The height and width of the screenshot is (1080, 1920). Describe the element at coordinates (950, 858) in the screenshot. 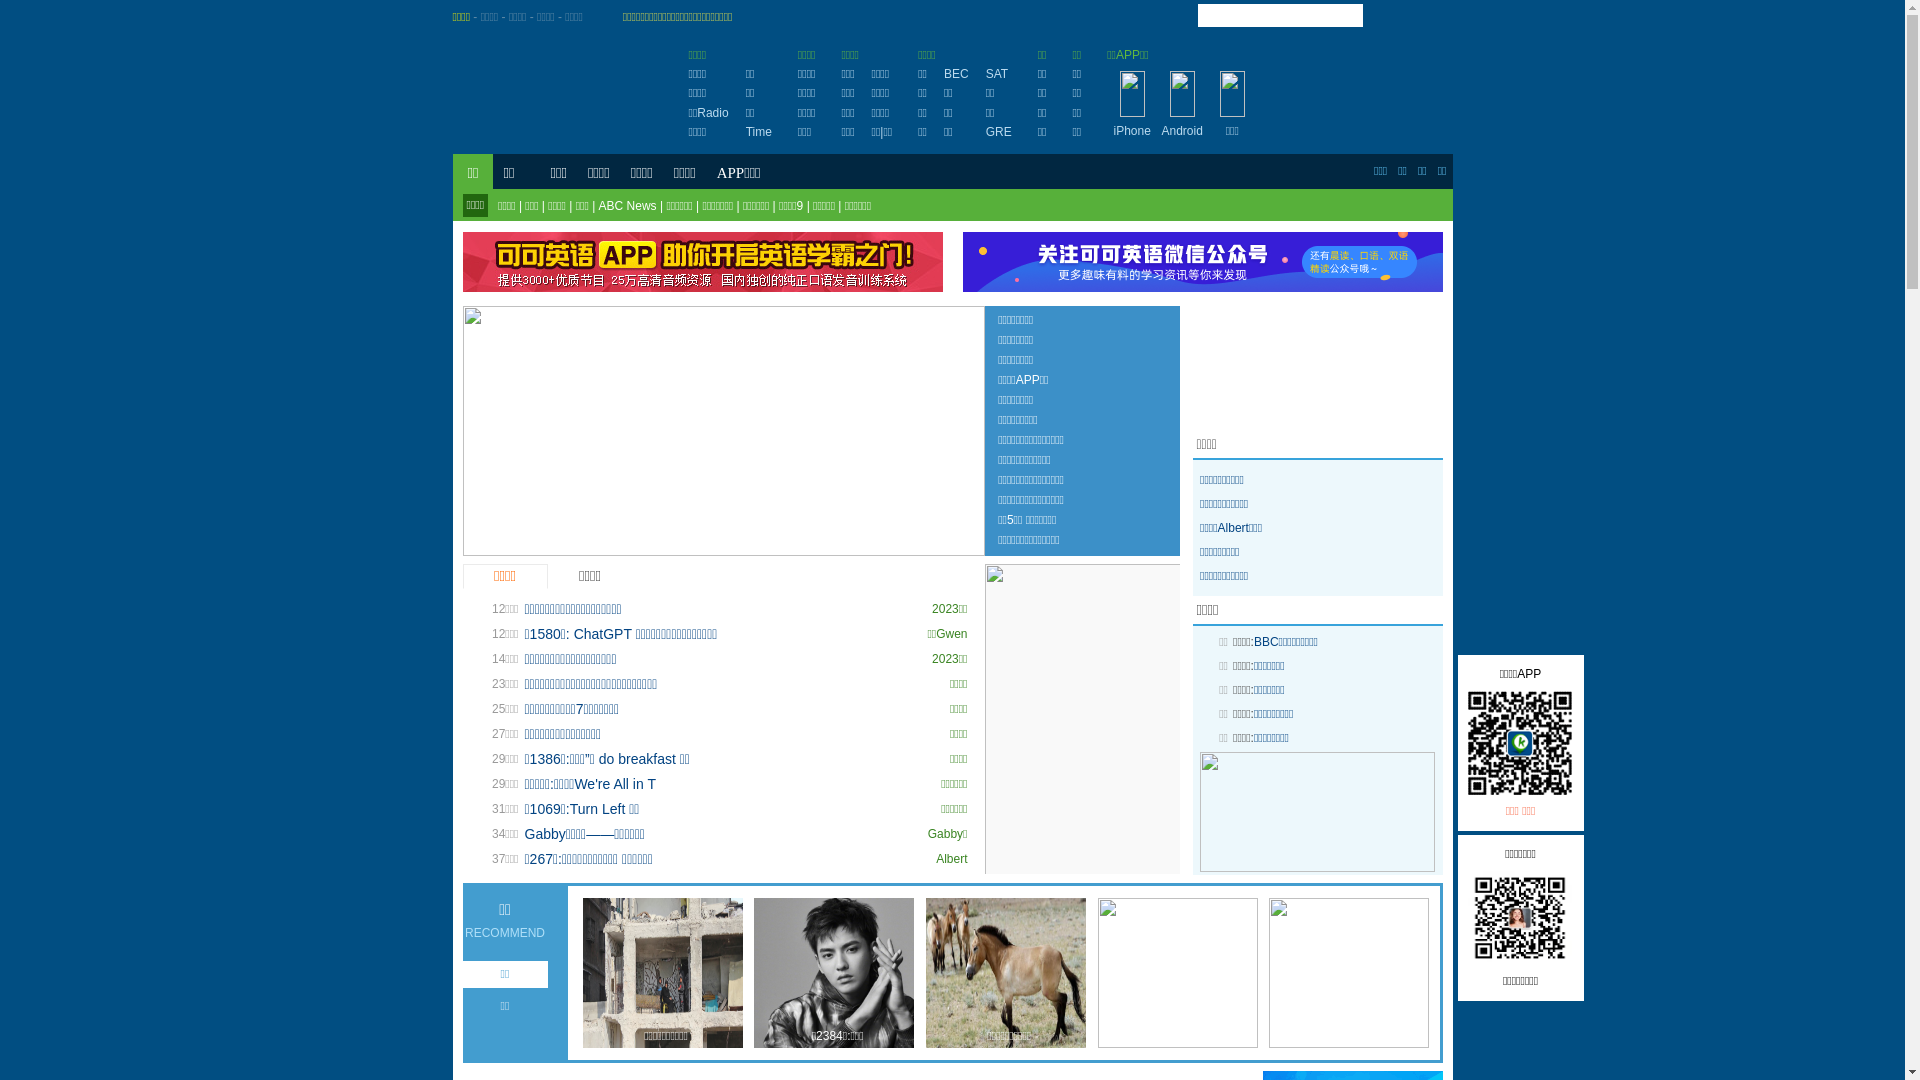

I see `'Albert'` at that location.